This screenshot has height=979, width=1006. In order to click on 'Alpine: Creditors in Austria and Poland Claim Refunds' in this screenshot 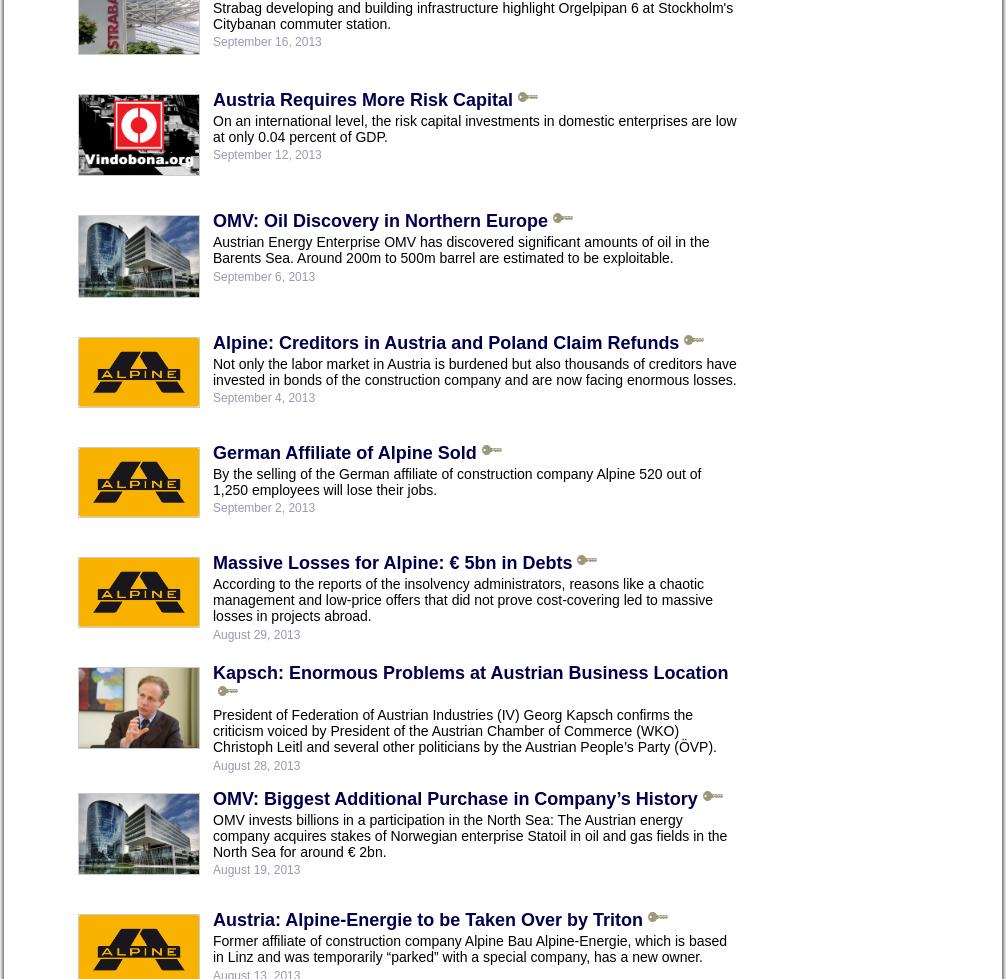, I will do `click(444, 341)`.